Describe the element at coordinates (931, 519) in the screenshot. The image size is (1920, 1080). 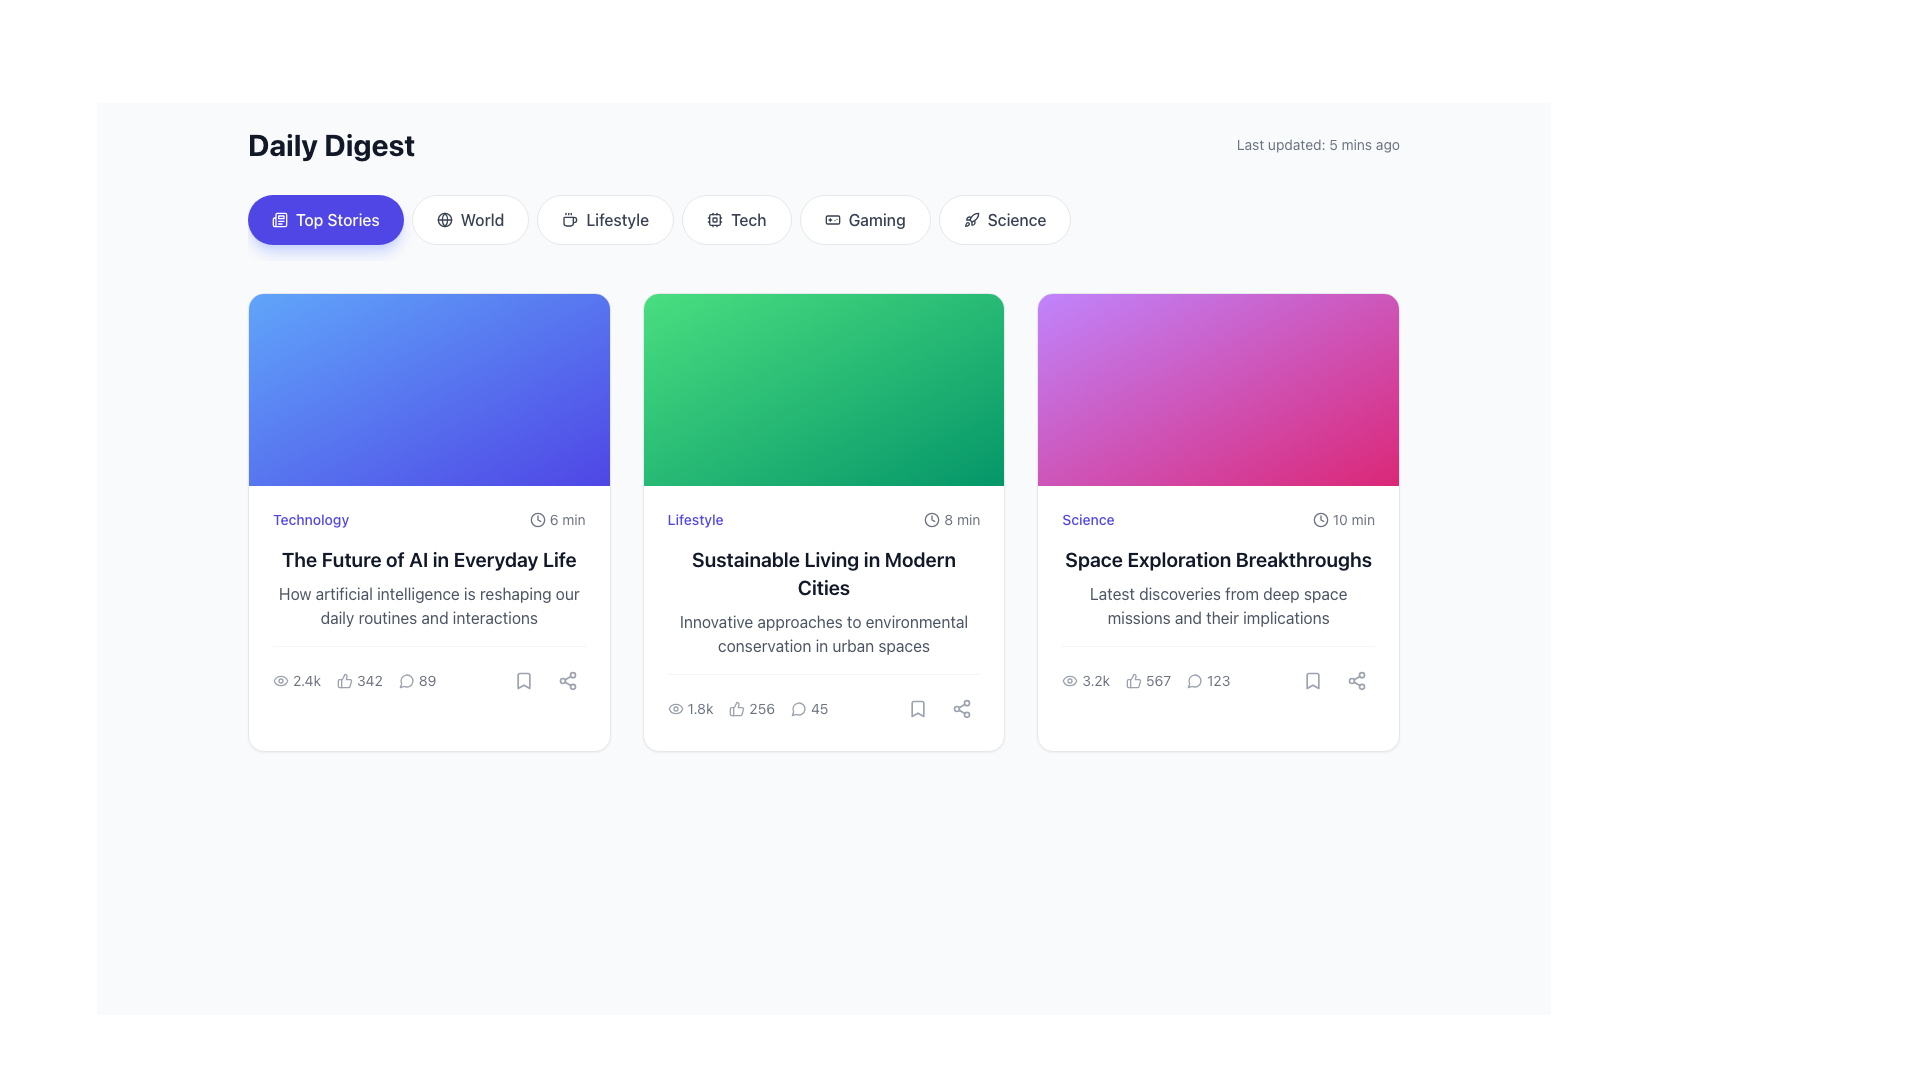
I see `the SVG icon representing duration or timestamp information located to the left of the text '8 min' under the title 'Lifestyle' in the middle of the cards row` at that location.